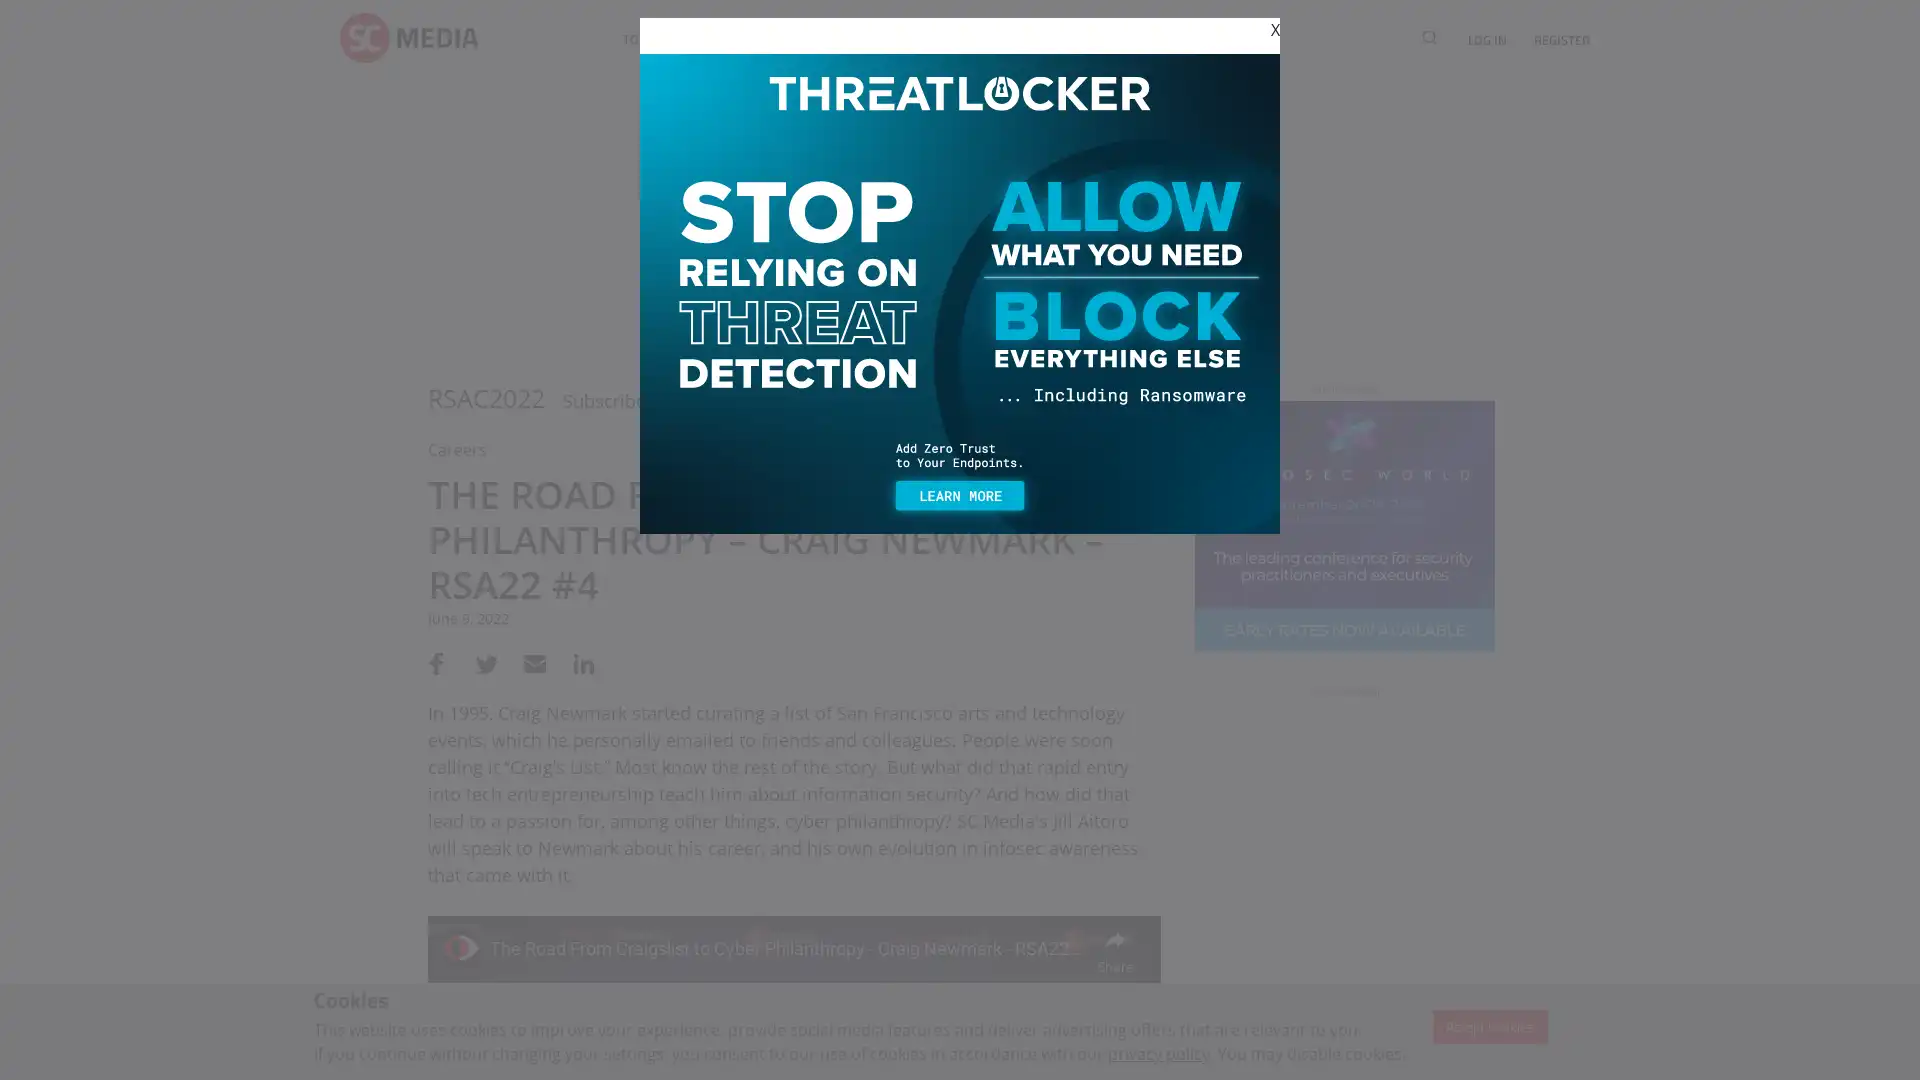 This screenshot has height=1080, width=1920. What do you see at coordinates (643, 39) in the screenshot?
I see `TOPICS` at bounding box center [643, 39].